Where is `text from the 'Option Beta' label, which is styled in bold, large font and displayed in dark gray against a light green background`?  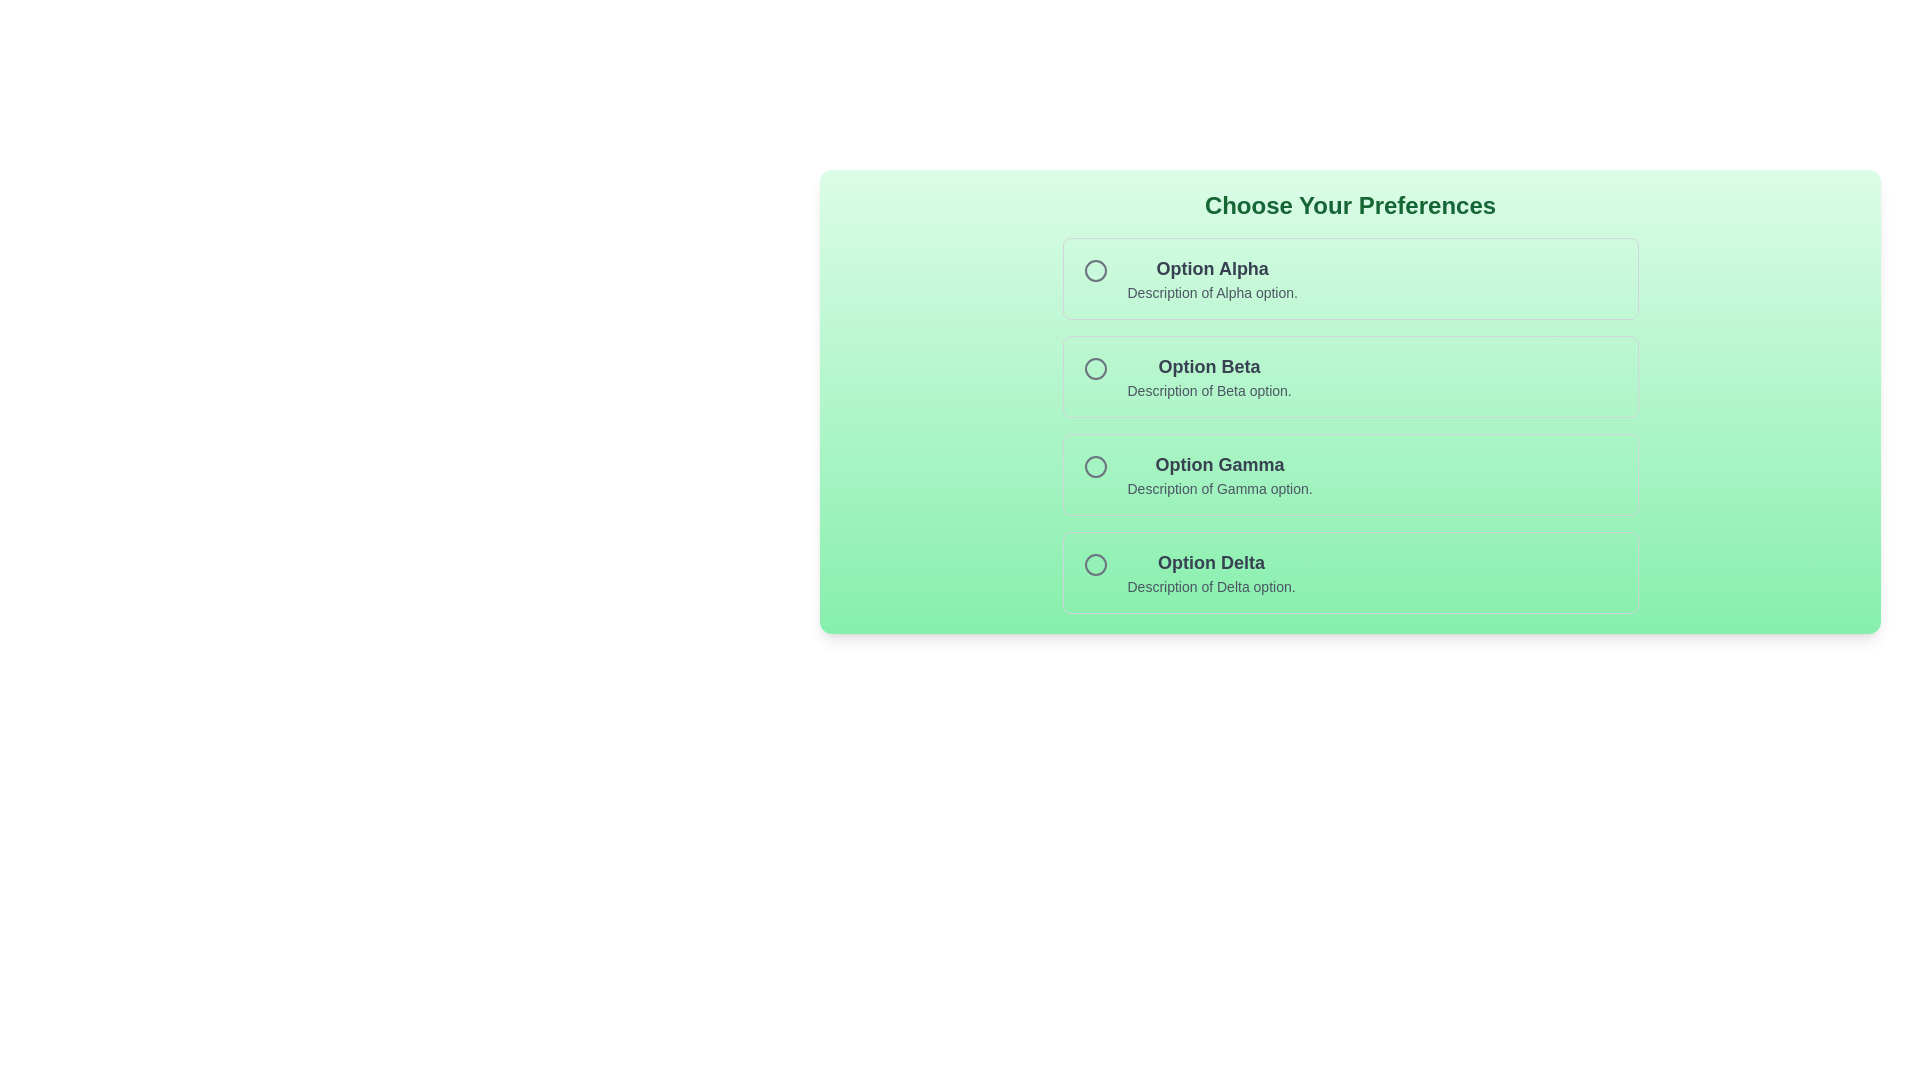
text from the 'Option Beta' label, which is styled in bold, large font and displayed in dark gray against a light green background is located at coordinates (1208, 366).